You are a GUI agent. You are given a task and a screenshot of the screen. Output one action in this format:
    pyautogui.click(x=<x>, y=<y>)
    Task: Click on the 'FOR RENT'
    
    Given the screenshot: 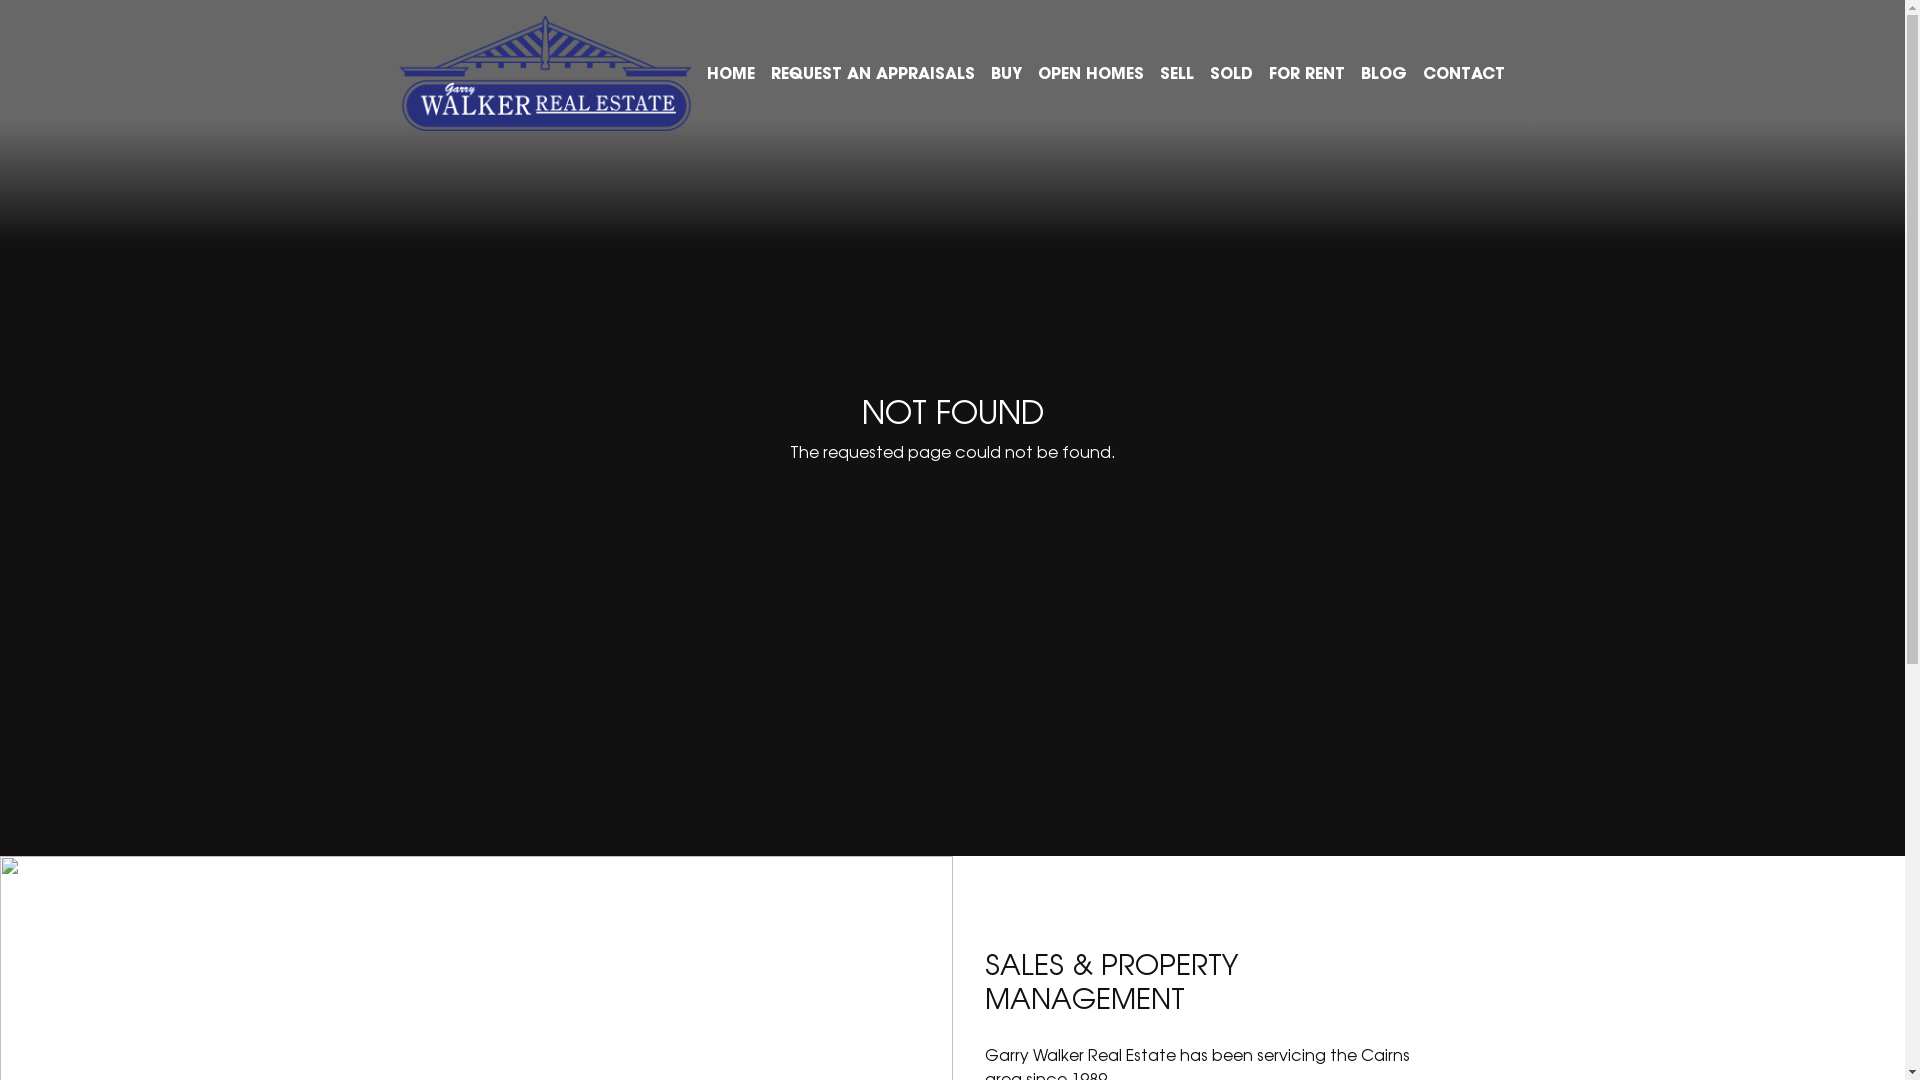 What is the action you would take?
    pyautogui.click(x=1305, y=72)
    